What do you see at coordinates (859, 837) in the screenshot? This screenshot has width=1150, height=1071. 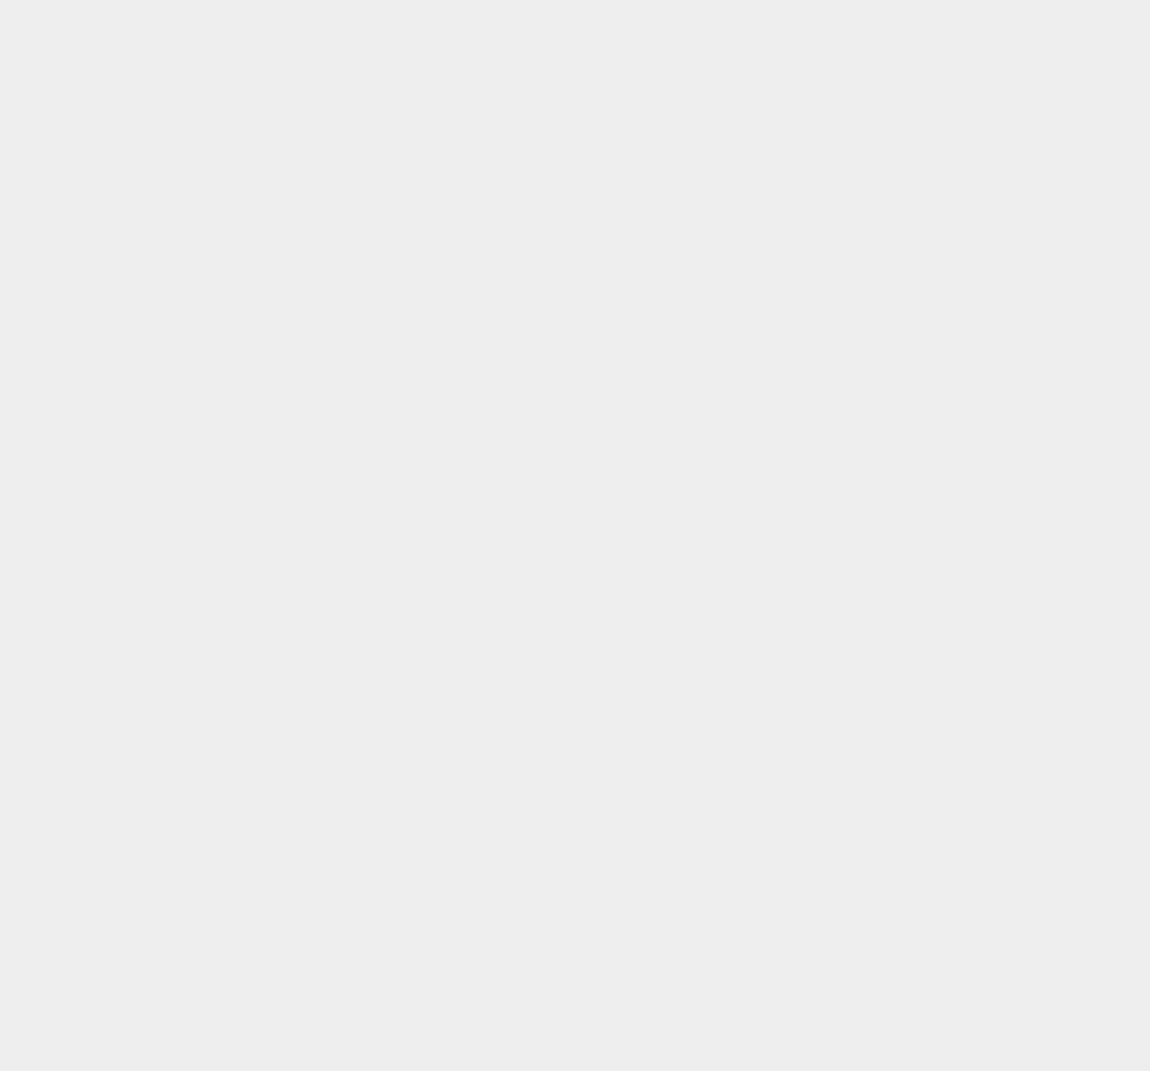 I see `'BlackBerry App'` at bounding box center [859, 837].